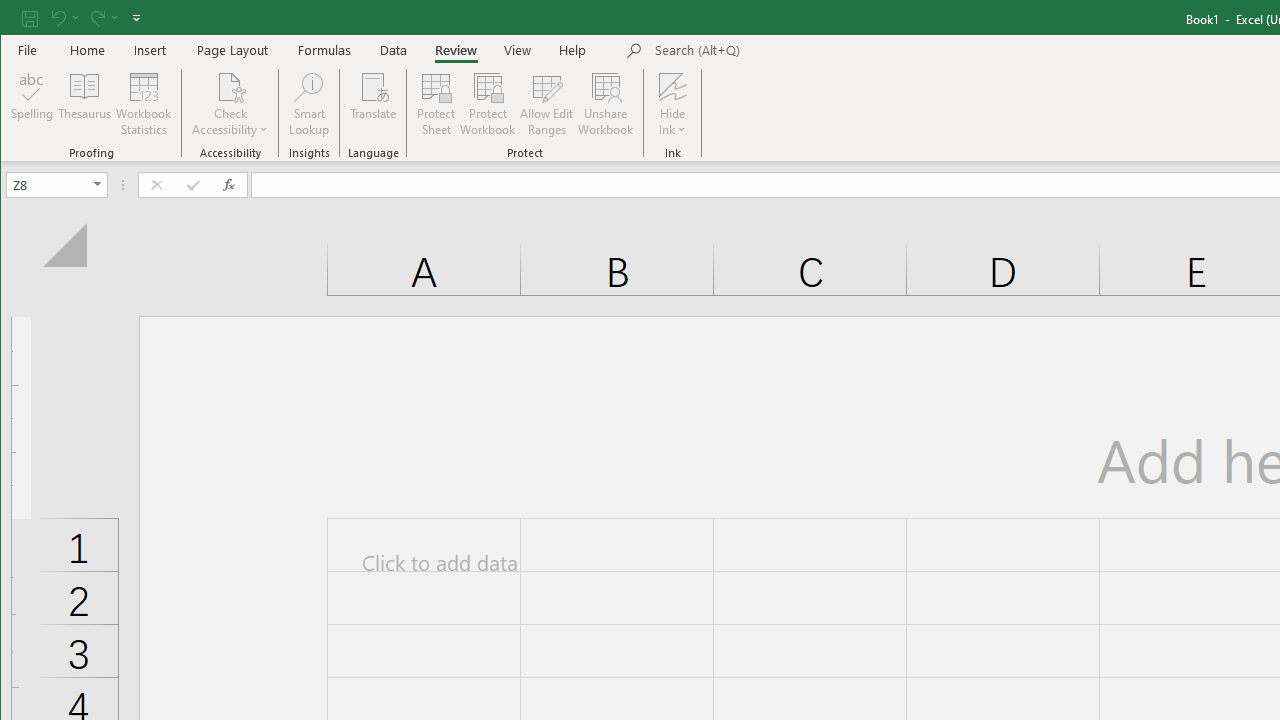  I want to click on 'Protect Sheet...', so click(435, 104).